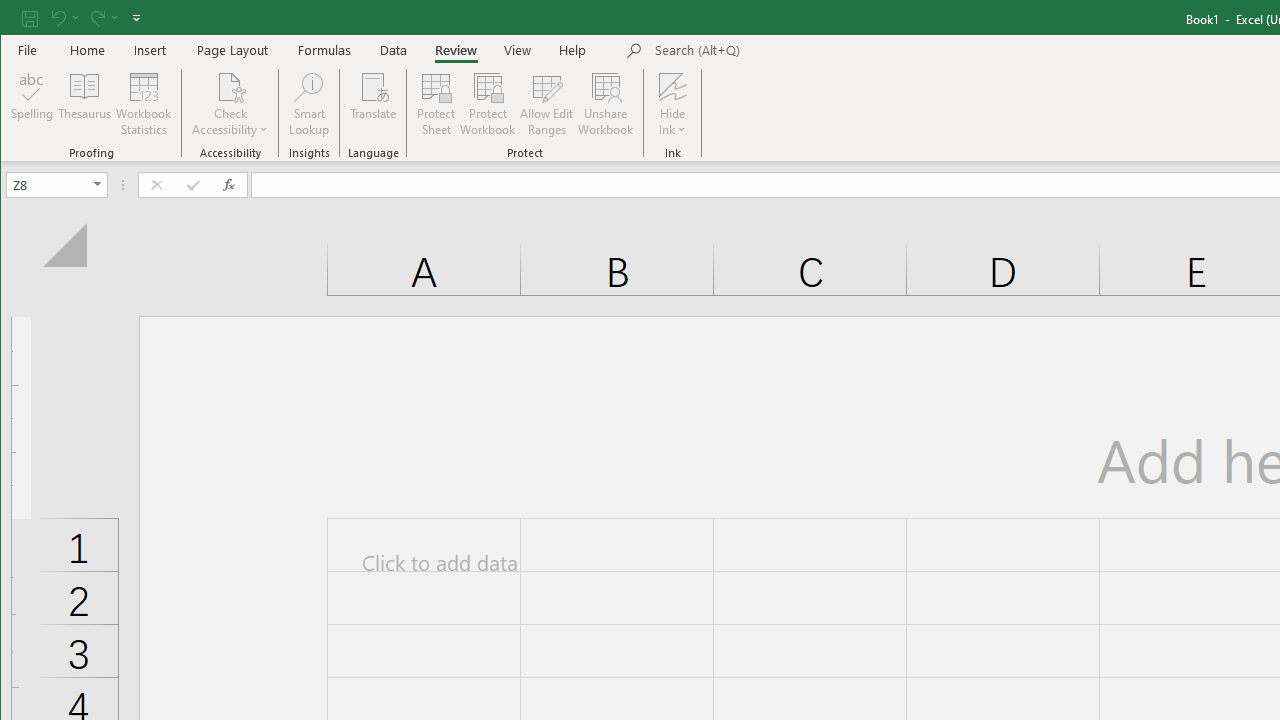  I want to click on 'Protect Sheet...', so click(435, 104).